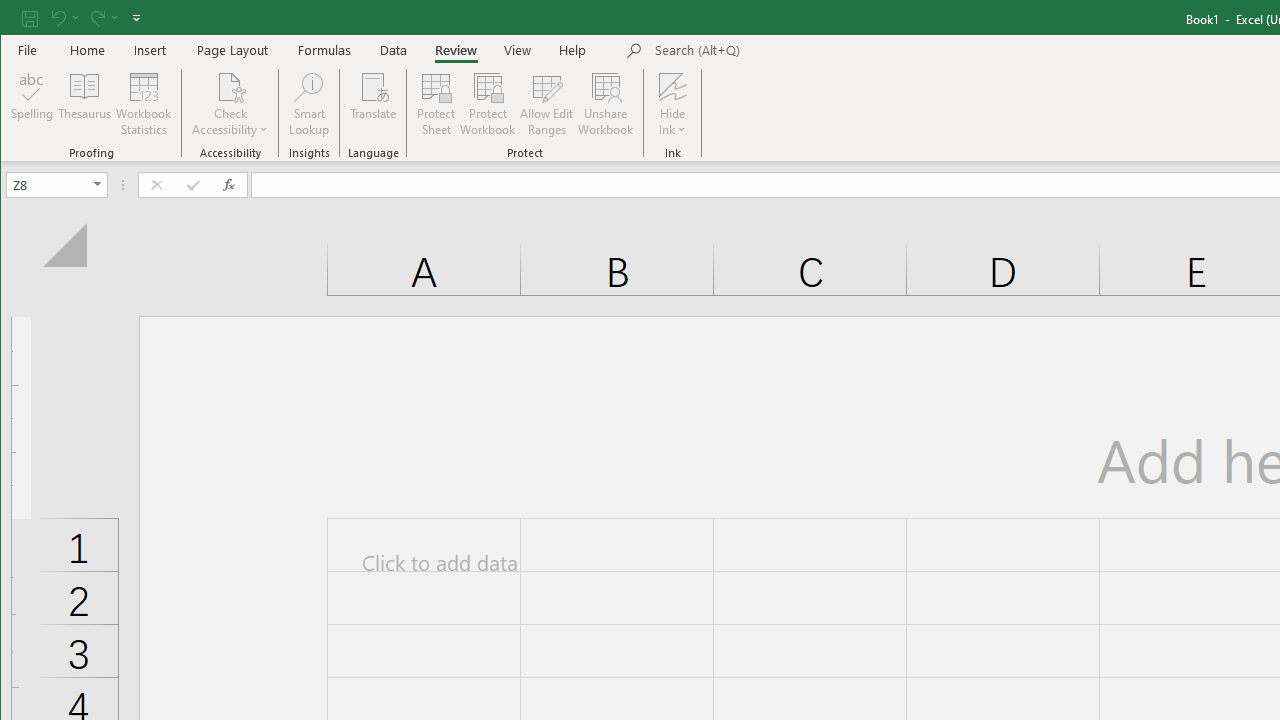  I want to click on 'Protect Sheet...', so click(435, 104).